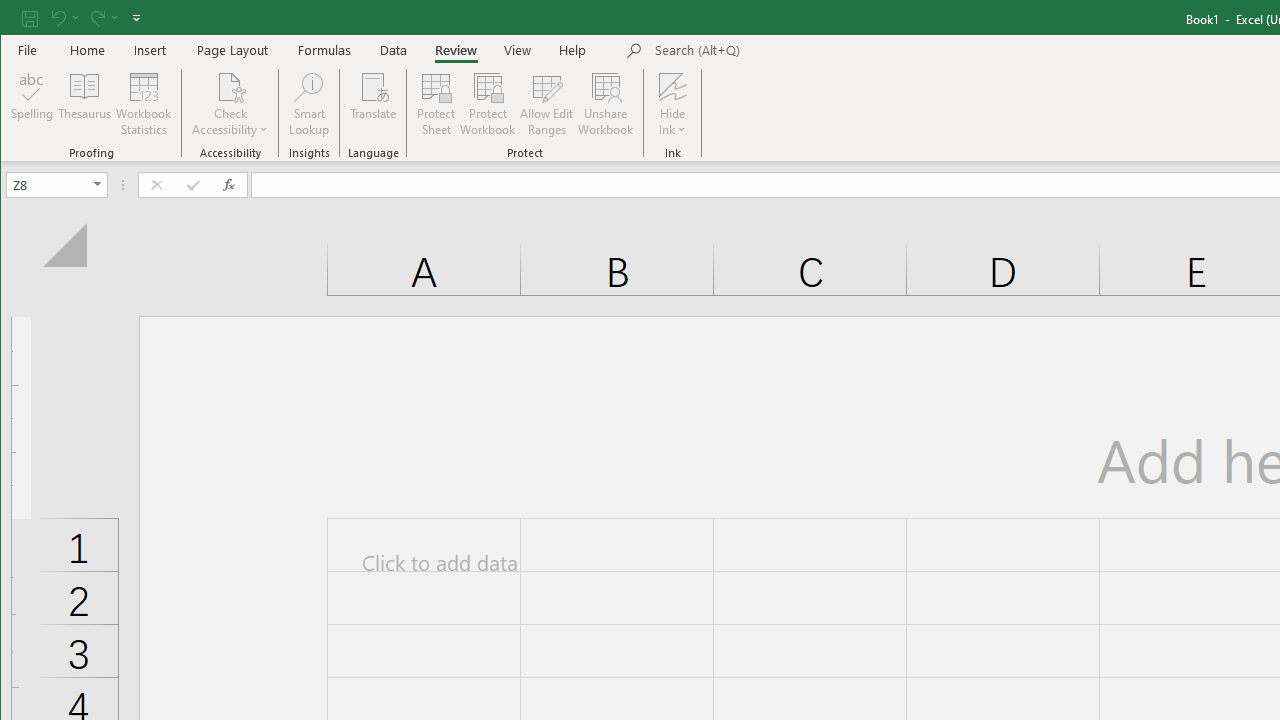  I want to click on 'Protect Sheet...', so click(435, 104).